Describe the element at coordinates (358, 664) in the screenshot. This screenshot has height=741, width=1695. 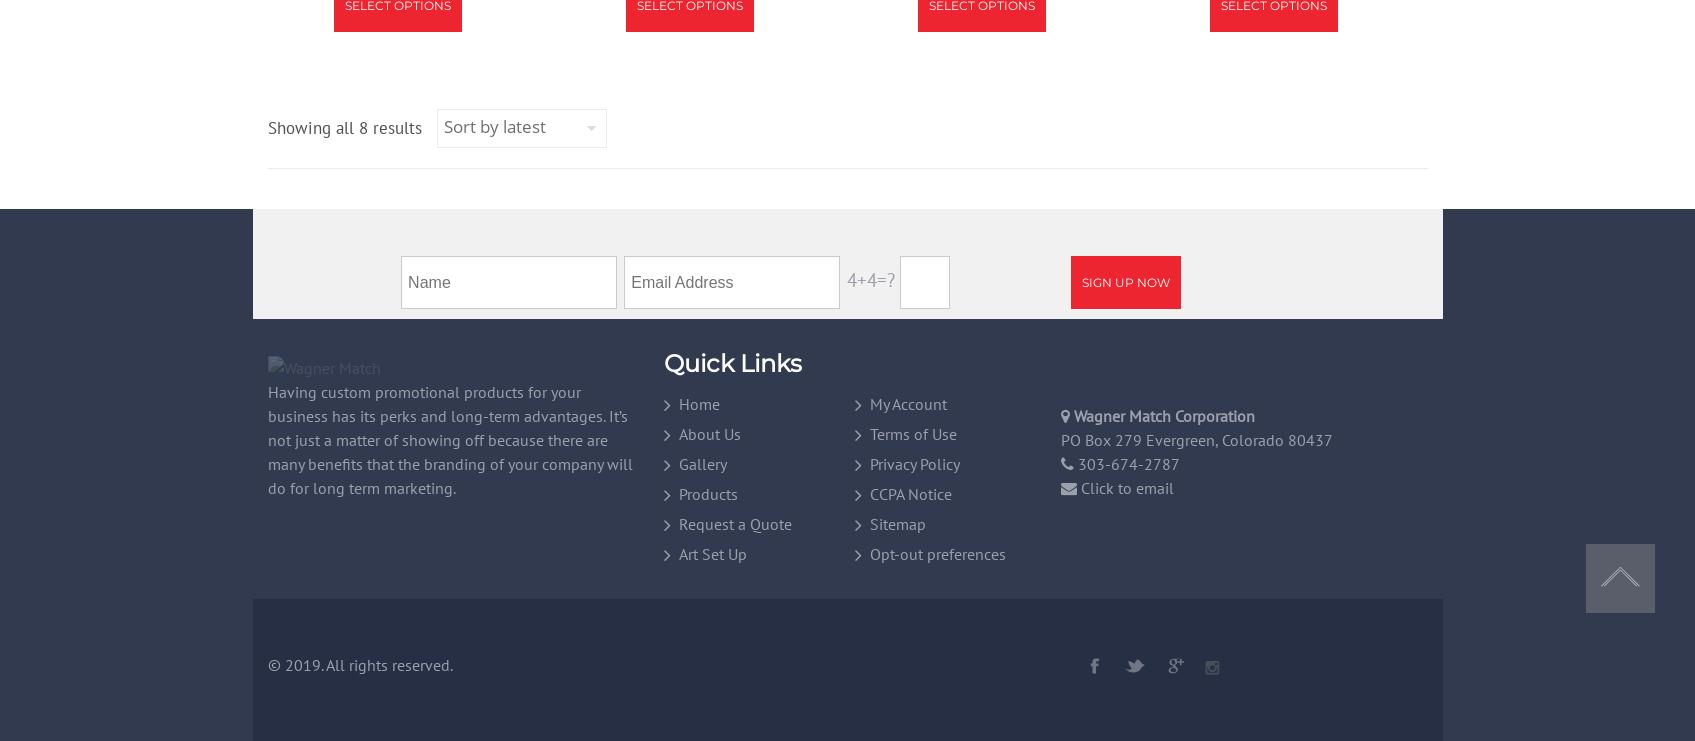
I see `'© 2019. All rights reserved.'` at that location.